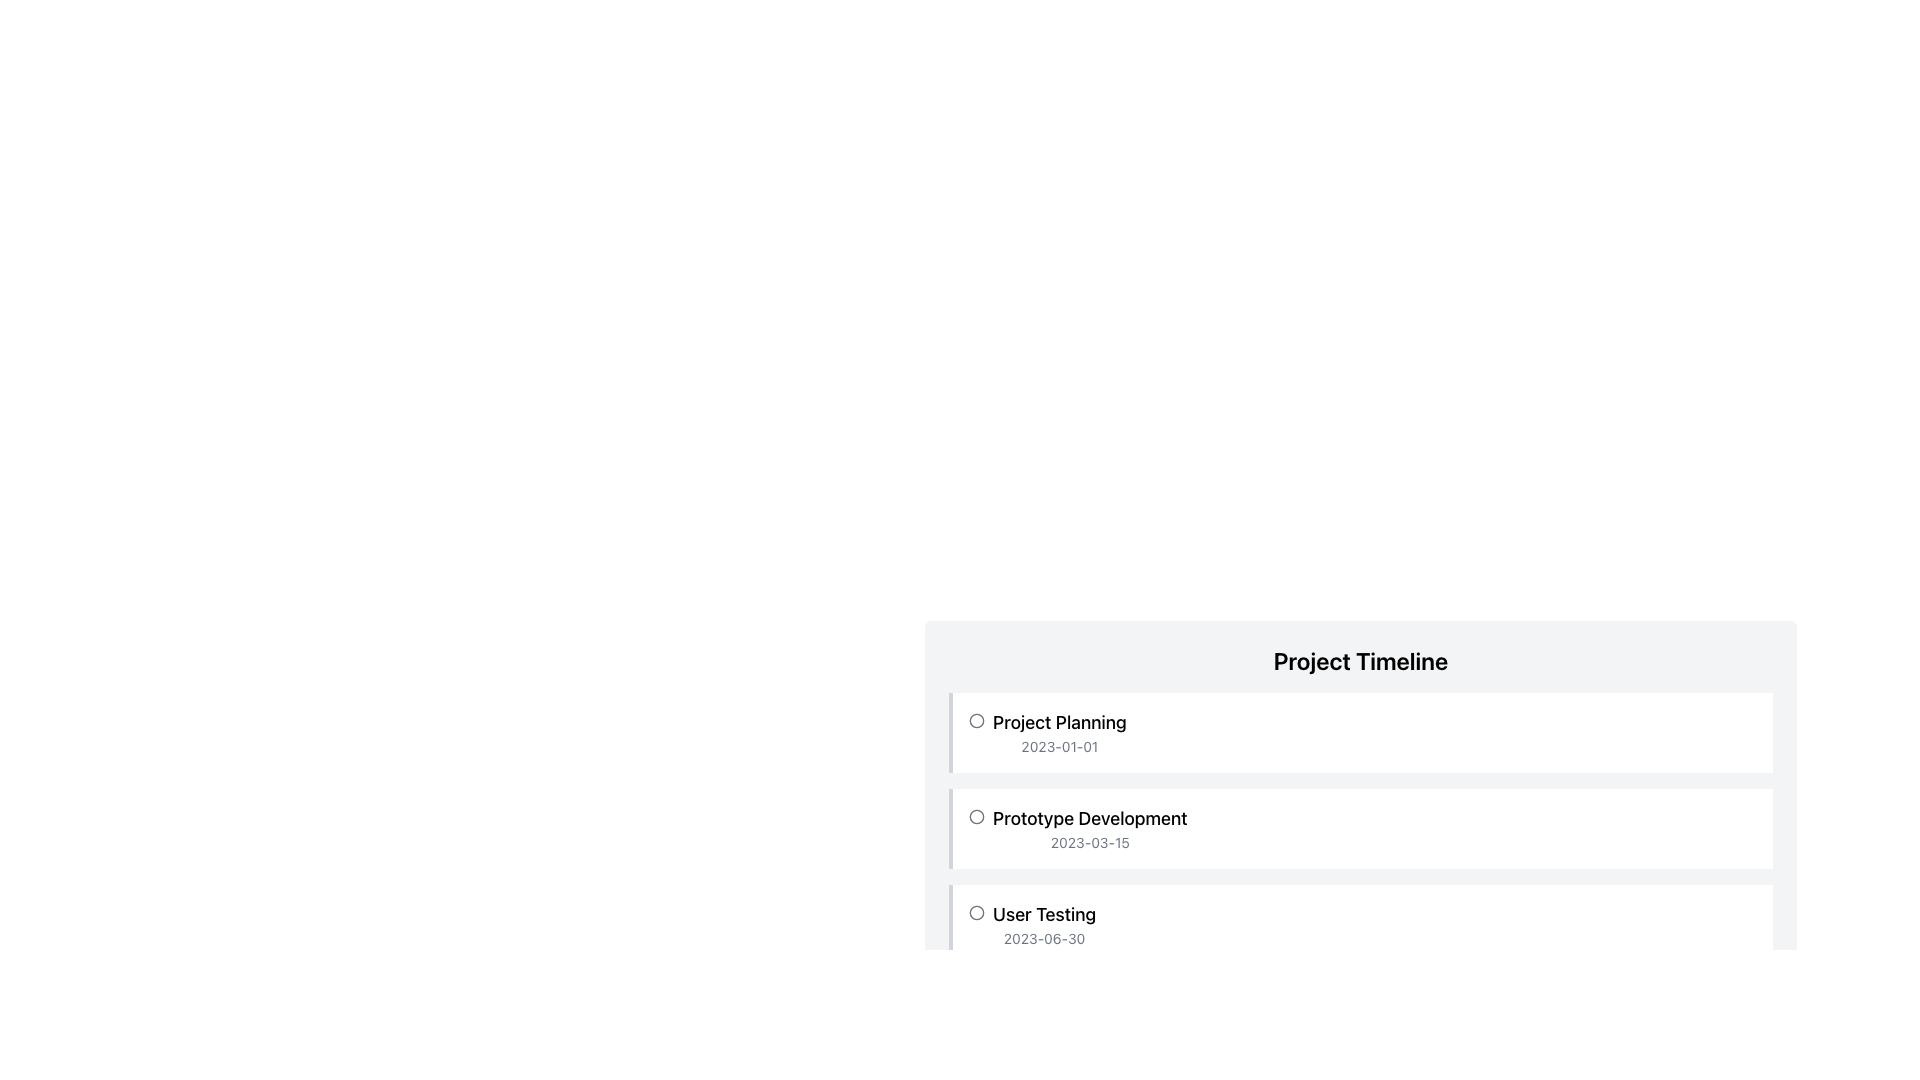 This screenshot has height=1080, width=1920. I want to click on the circular icon that serves as a visual indicator adjacent to the text 'Project Planning', which is the topmost icon in the vertical list of three icons, so click(977, 721).